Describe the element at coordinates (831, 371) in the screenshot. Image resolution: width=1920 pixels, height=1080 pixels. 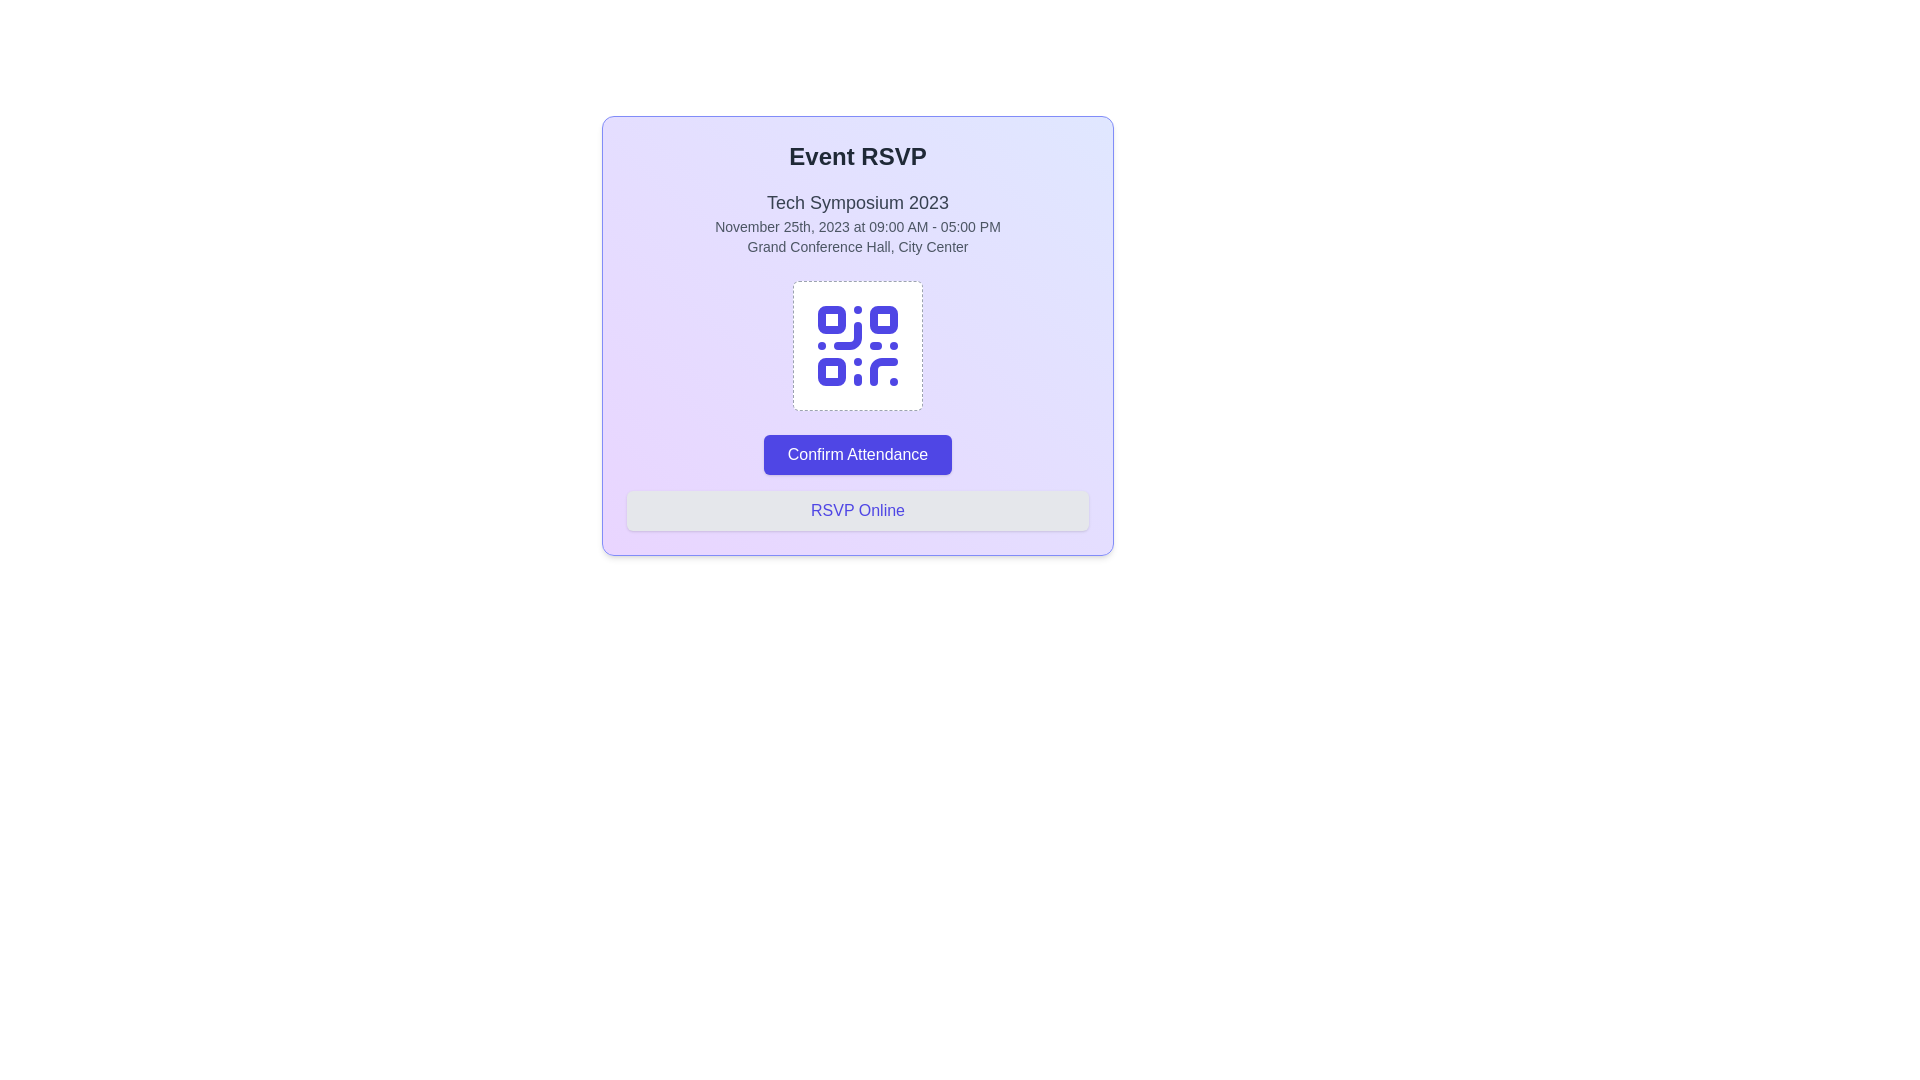
I see `the small square-shaped QR code component with rounded corners, filled in deep indigo color, located in the bottom left quadrant of the QR code graphic` at that location.